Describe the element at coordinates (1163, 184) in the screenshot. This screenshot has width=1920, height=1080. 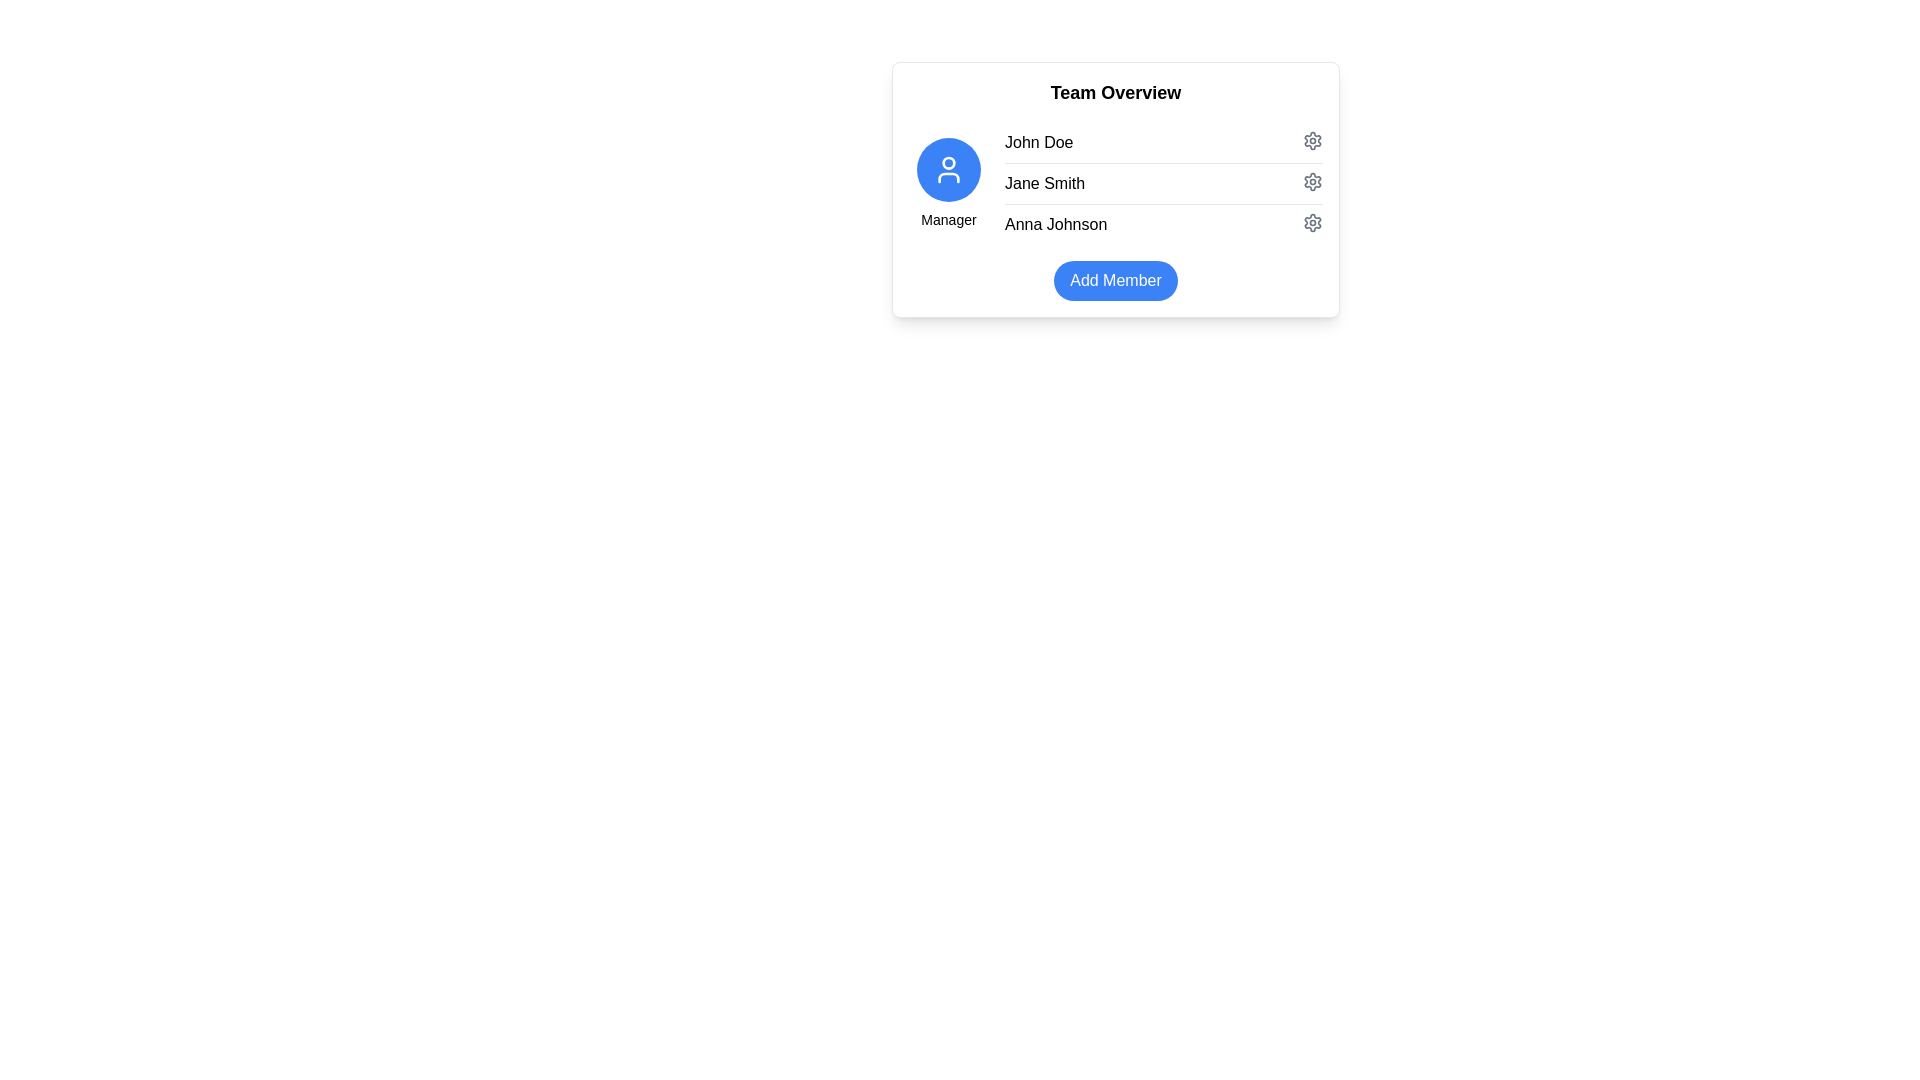
I see `the second entry in the vertical list of team members, which includes the names 'John Doe', 'Jane Smith', and 'Anna Johnson' under the 'Team Overview' title` at that location.